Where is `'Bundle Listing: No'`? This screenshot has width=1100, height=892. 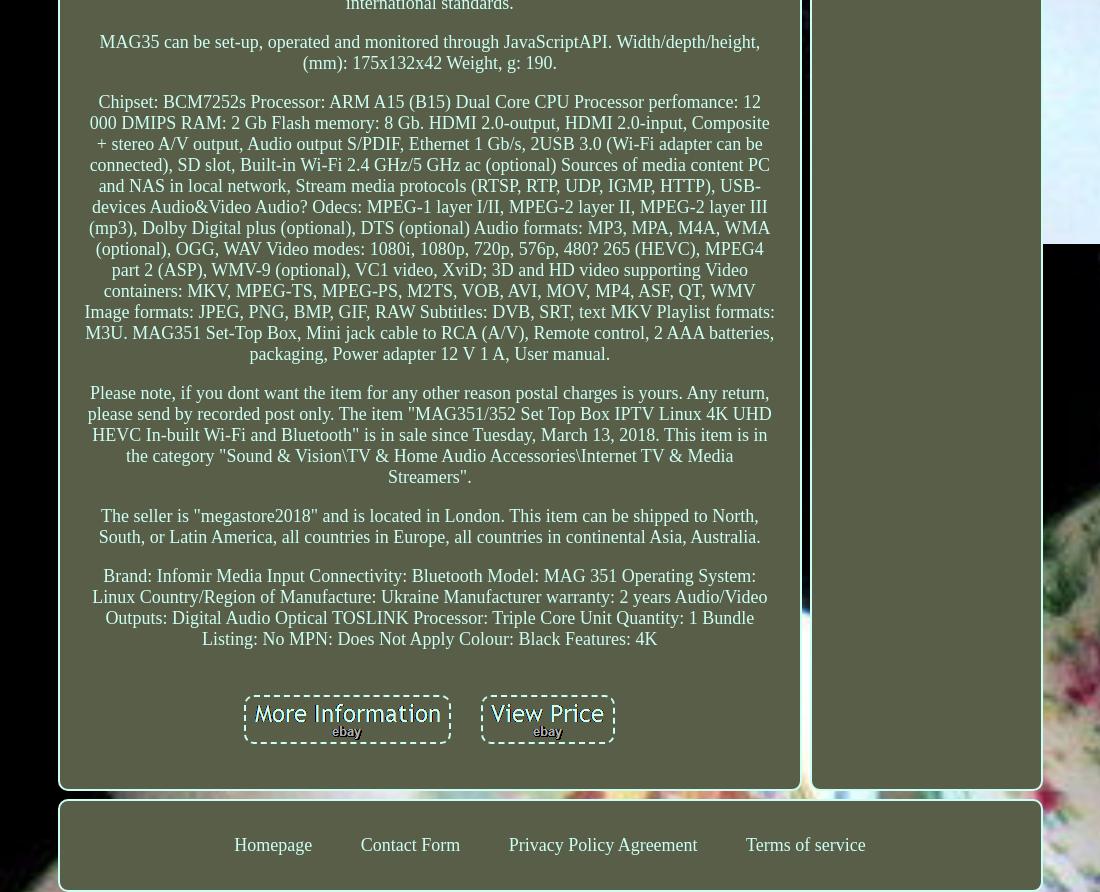
'Bundle Listing: No' is located at coordinates (200, 627).